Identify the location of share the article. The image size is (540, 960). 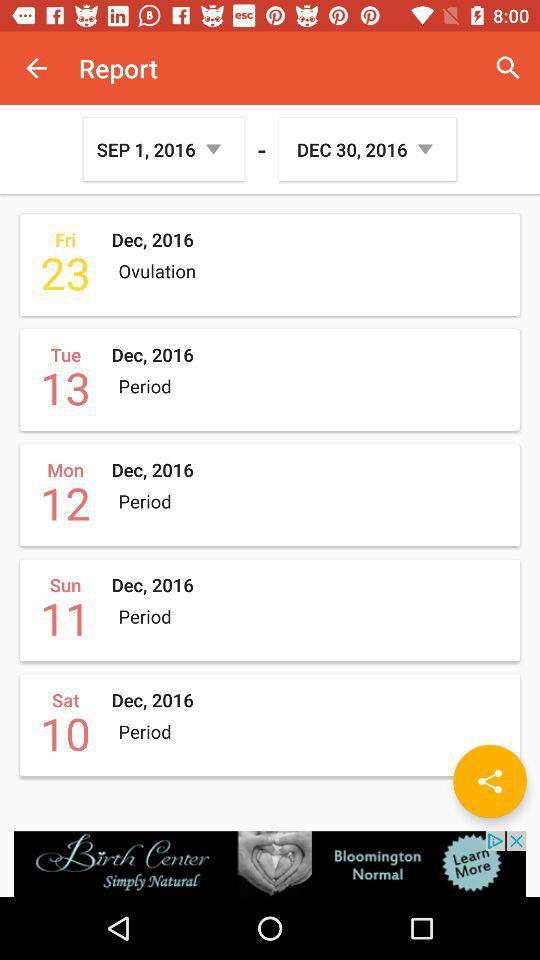
(489, 781).